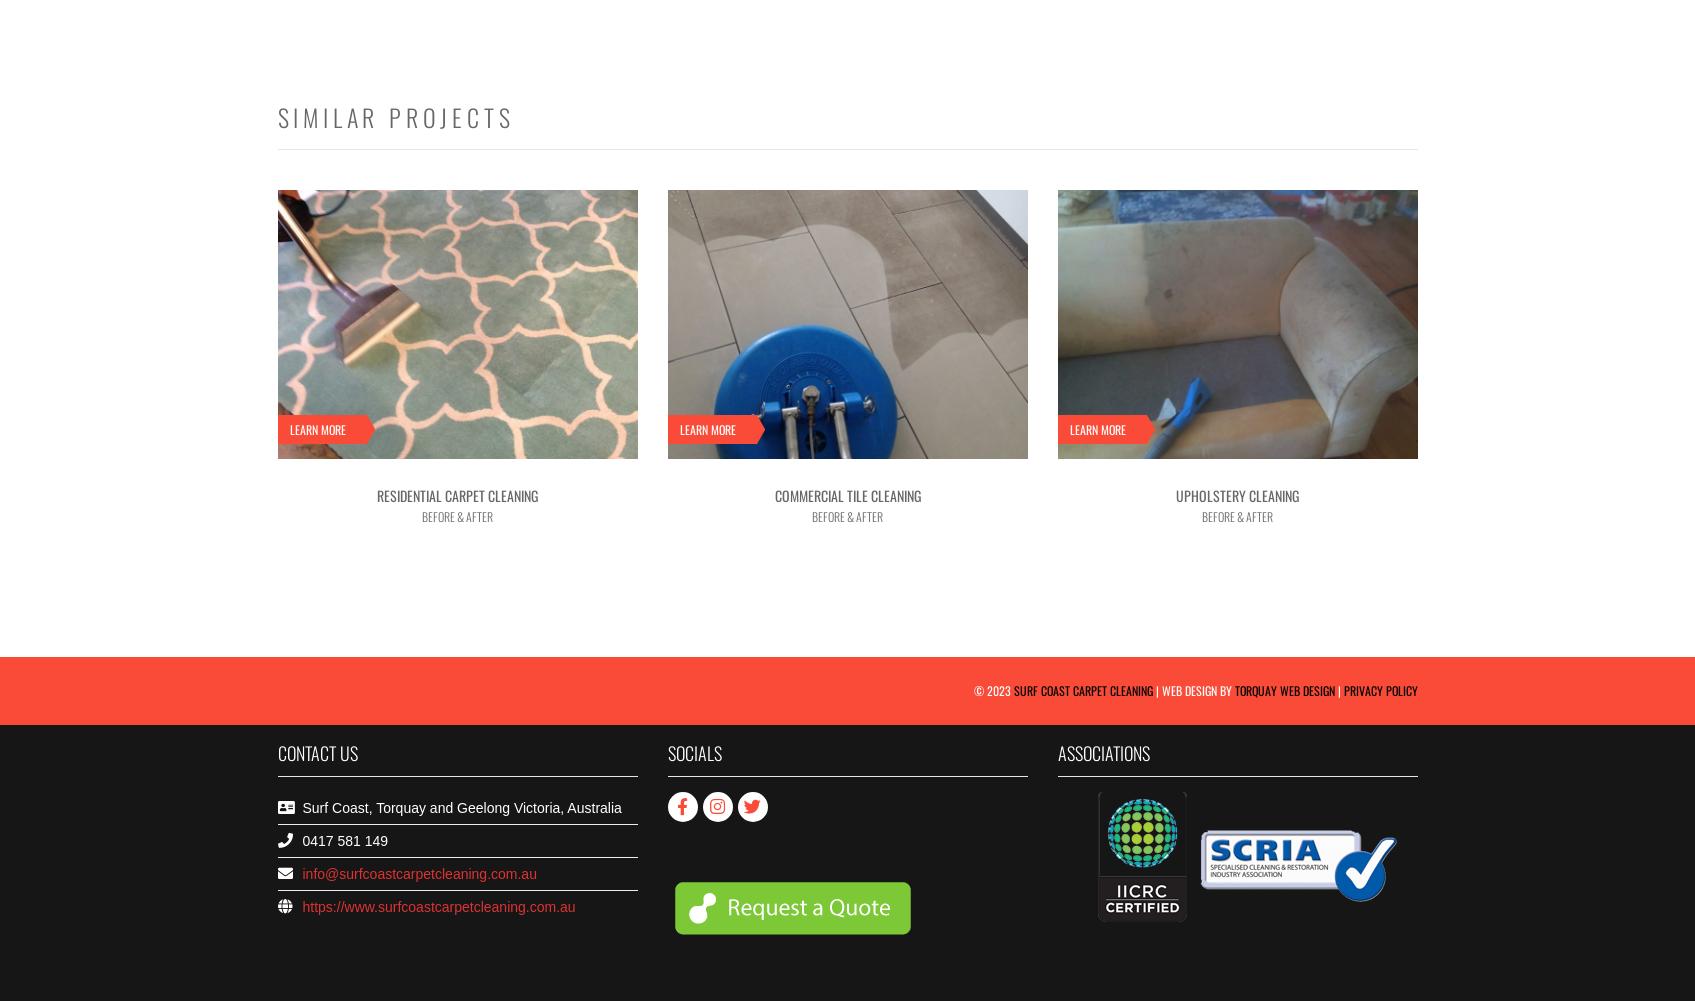 The height and width of the screenshot is (1001, 1695). What do you see at coordinates (1333, 688) in the screenshot?
I see `'|'` at bounding box center [1333, 688].